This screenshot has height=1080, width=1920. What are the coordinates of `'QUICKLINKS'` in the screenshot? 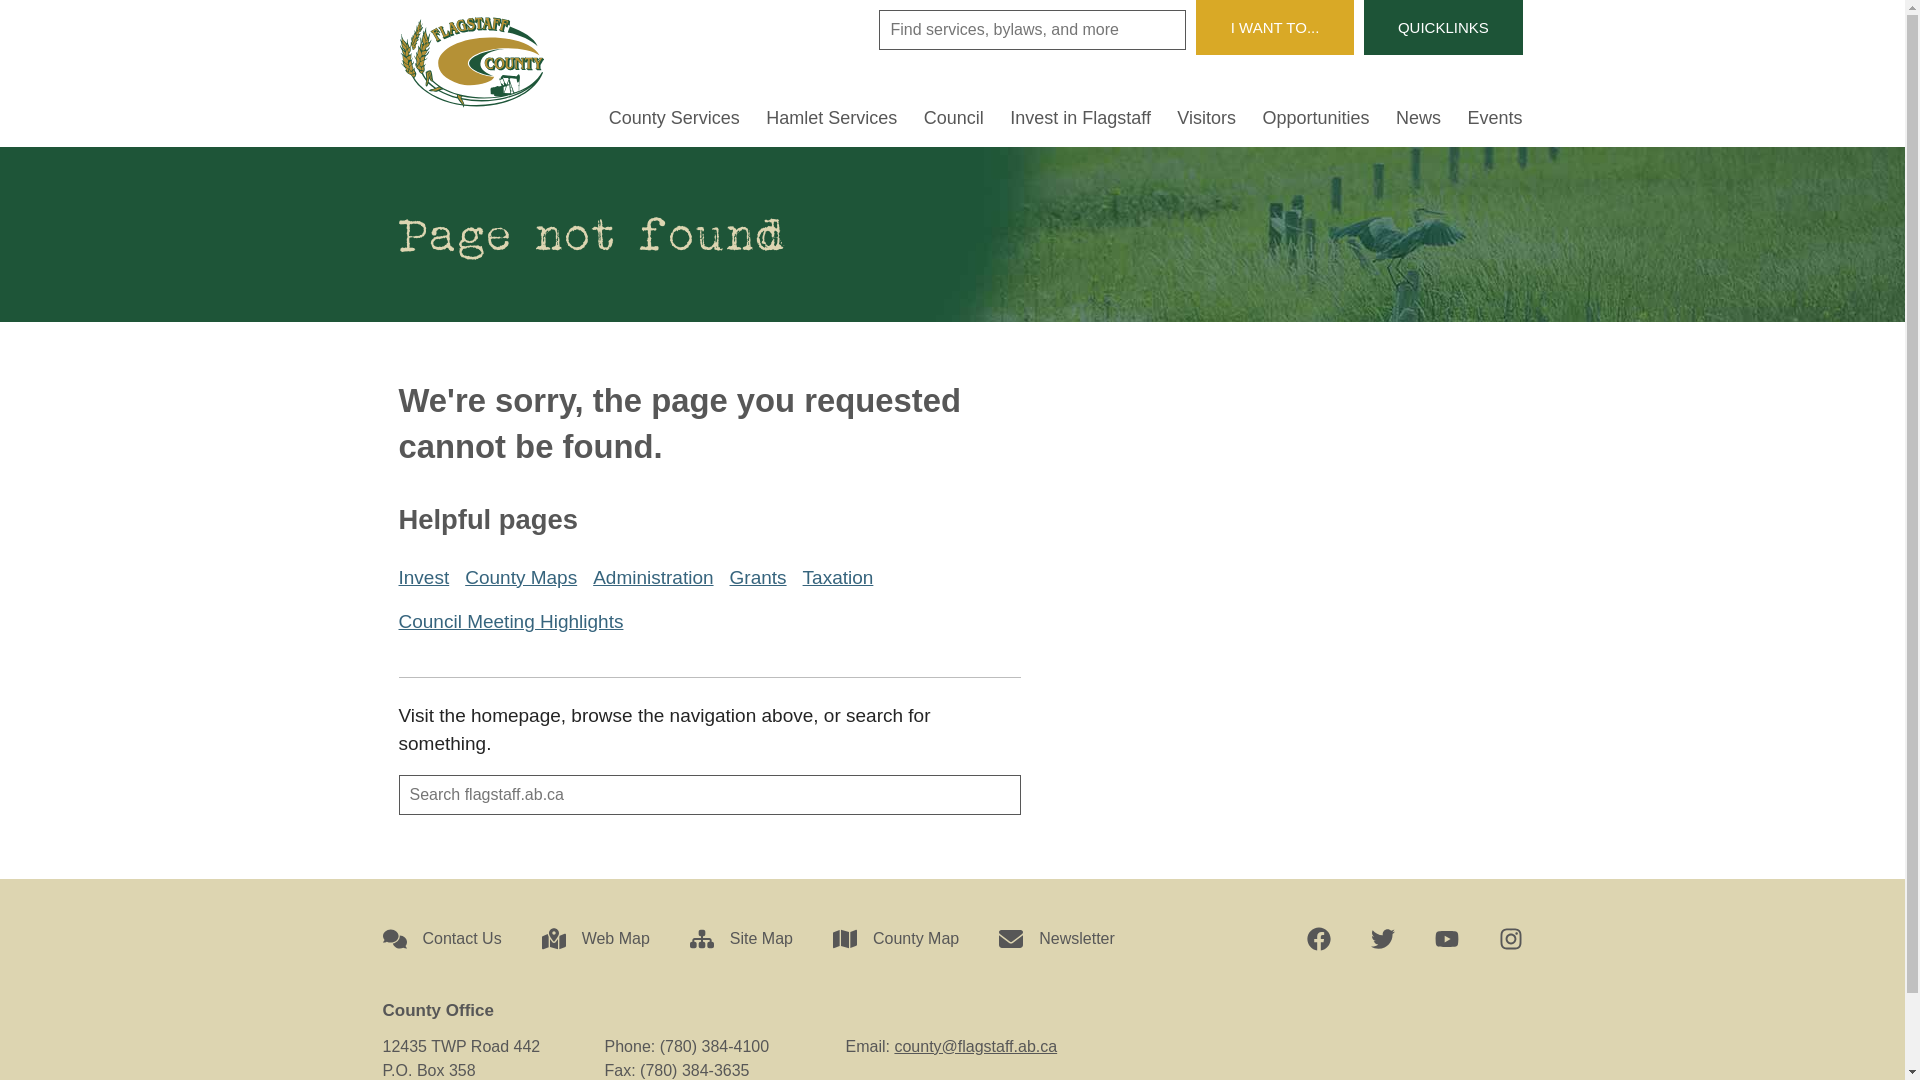 It's located at (1443, 27).